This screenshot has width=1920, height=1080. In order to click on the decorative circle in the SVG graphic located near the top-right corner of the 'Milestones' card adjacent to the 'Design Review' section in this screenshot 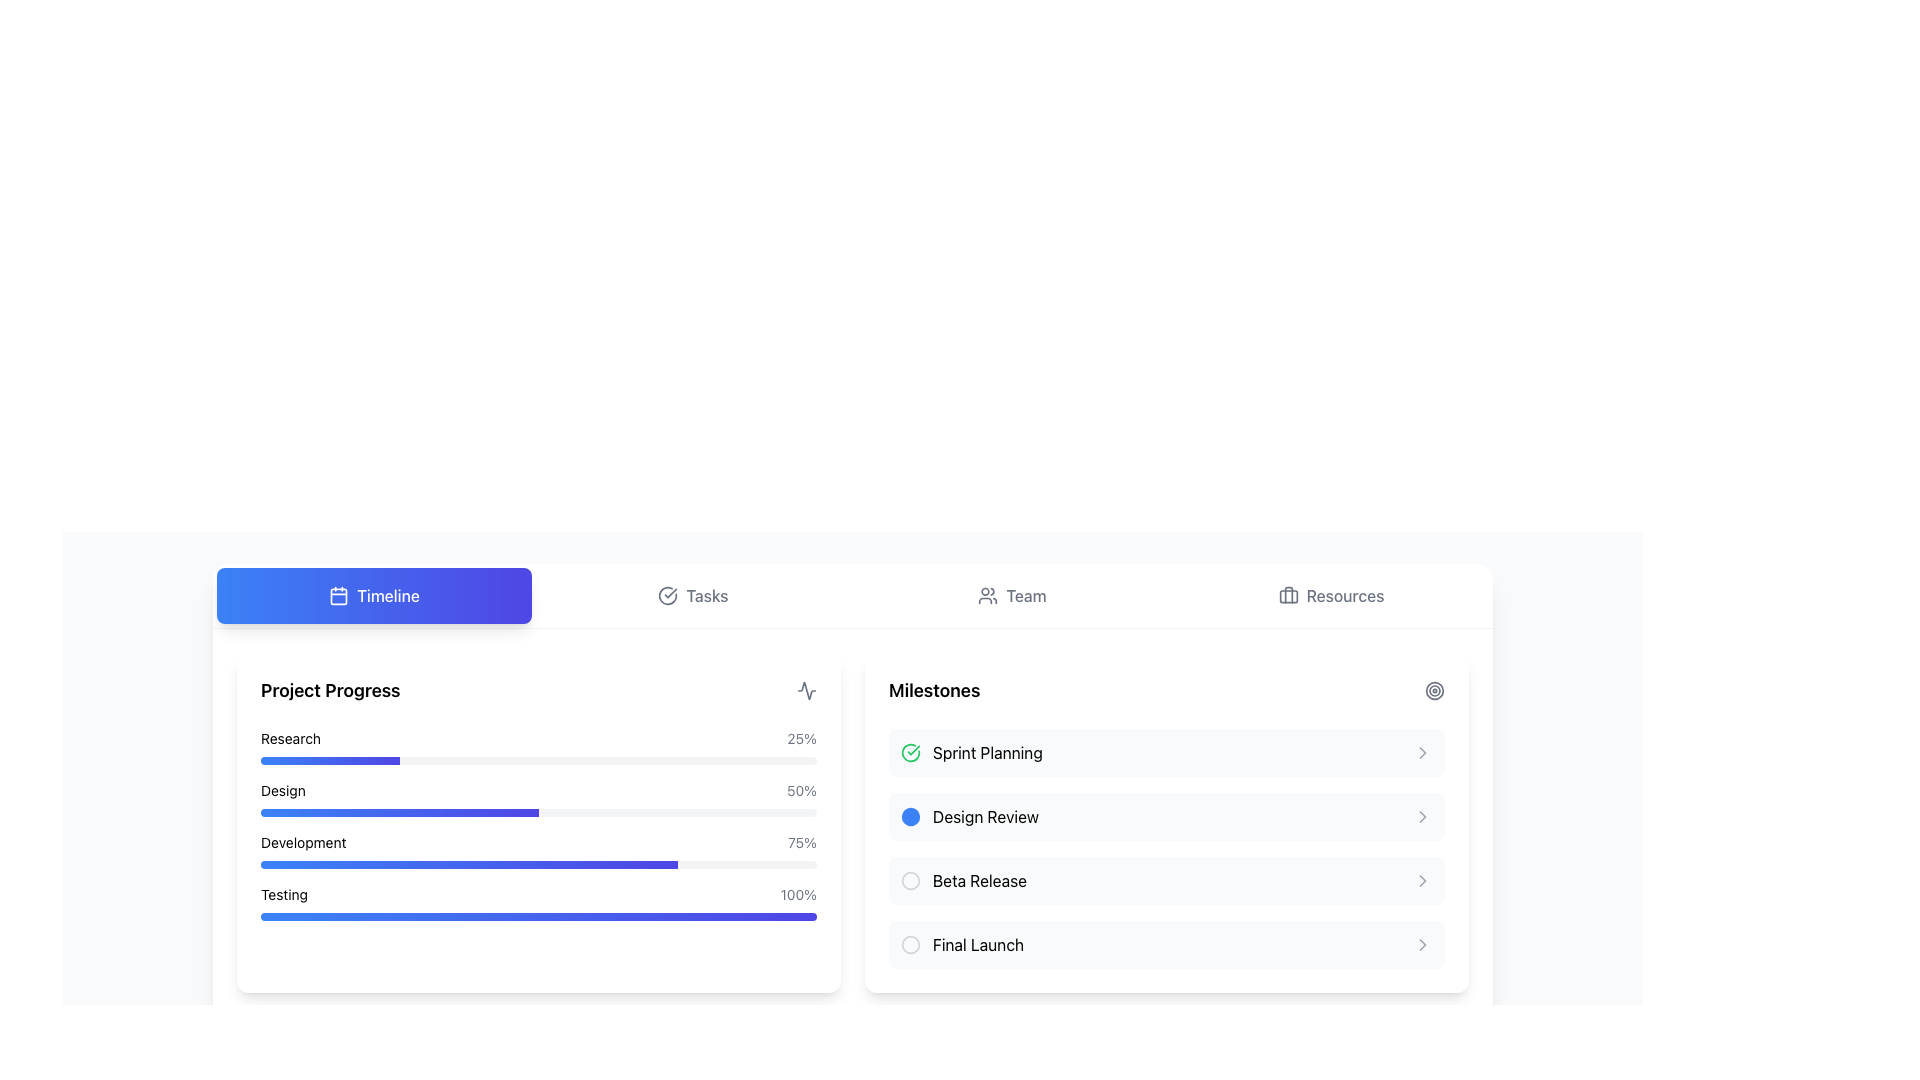, I will do `click(1434, 689)`.